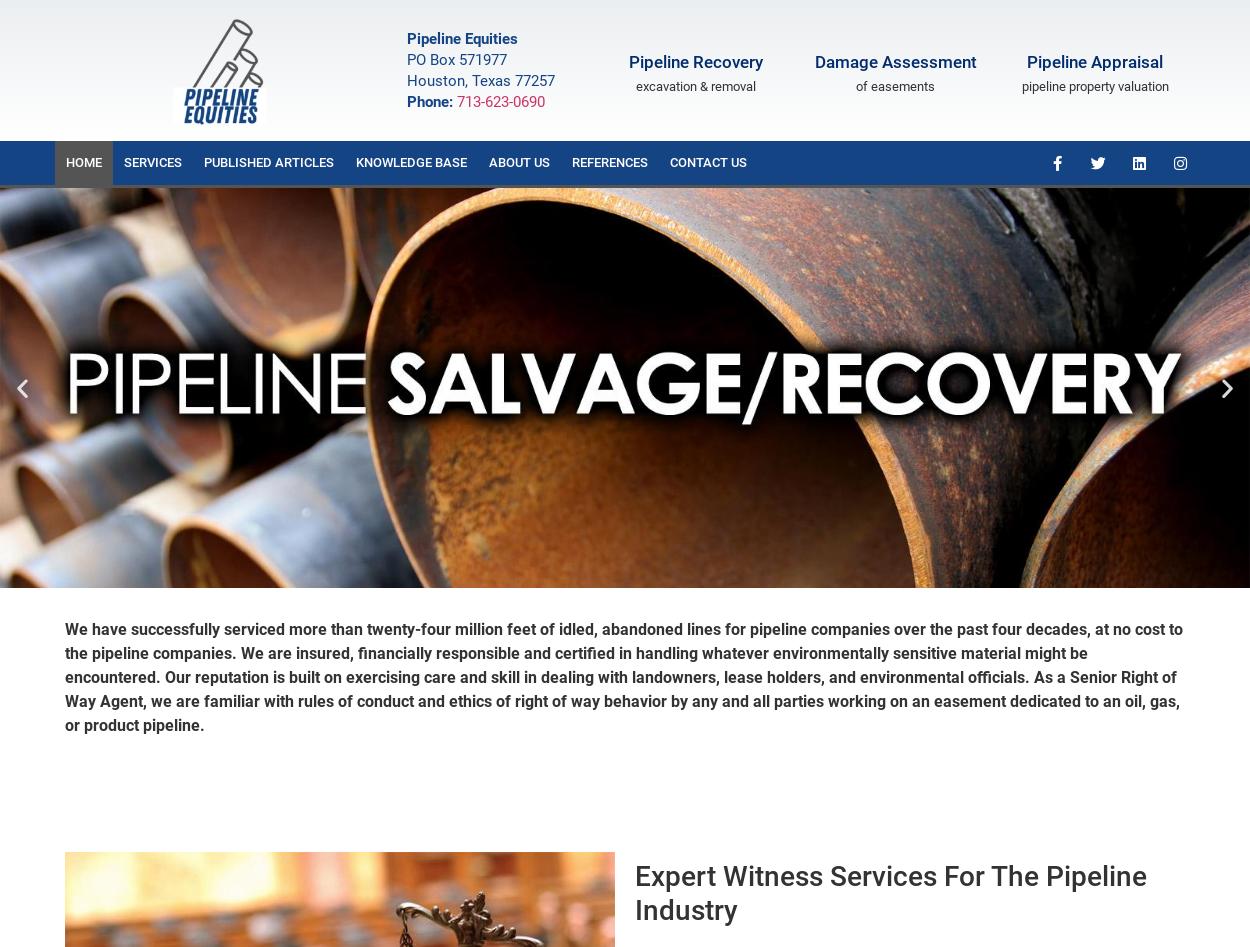 This screenshot has width=1250, height=947. Describe the element at coordinates (411, 161) in the screenshot. I see `'Knowledge Base'` at that location.